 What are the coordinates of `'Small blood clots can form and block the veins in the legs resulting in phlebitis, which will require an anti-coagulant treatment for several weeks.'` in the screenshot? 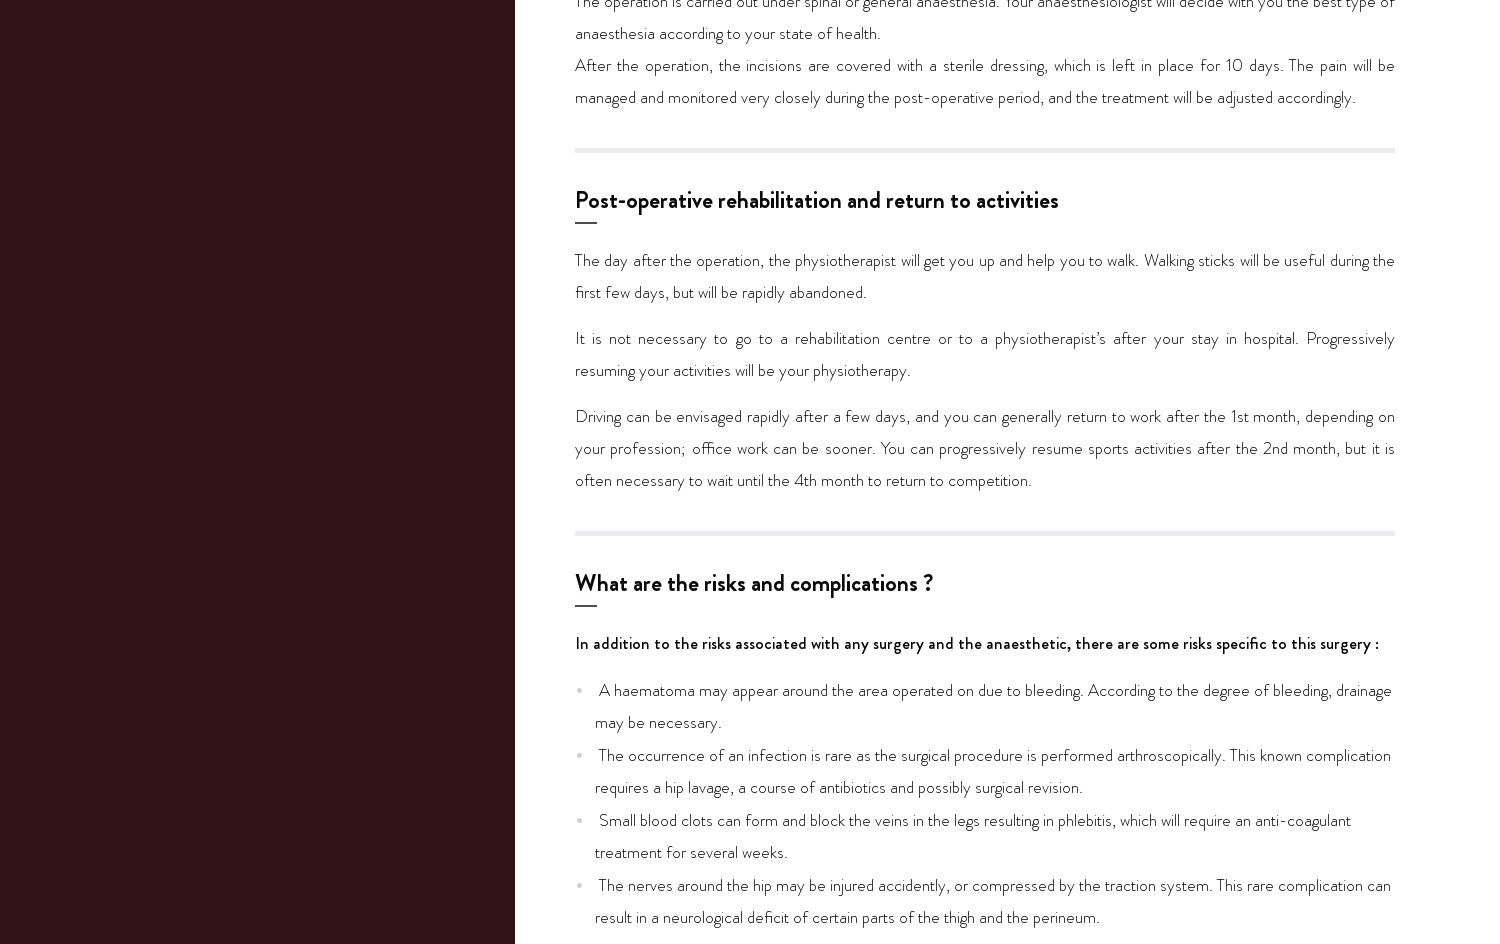 It's located at (972, 834).